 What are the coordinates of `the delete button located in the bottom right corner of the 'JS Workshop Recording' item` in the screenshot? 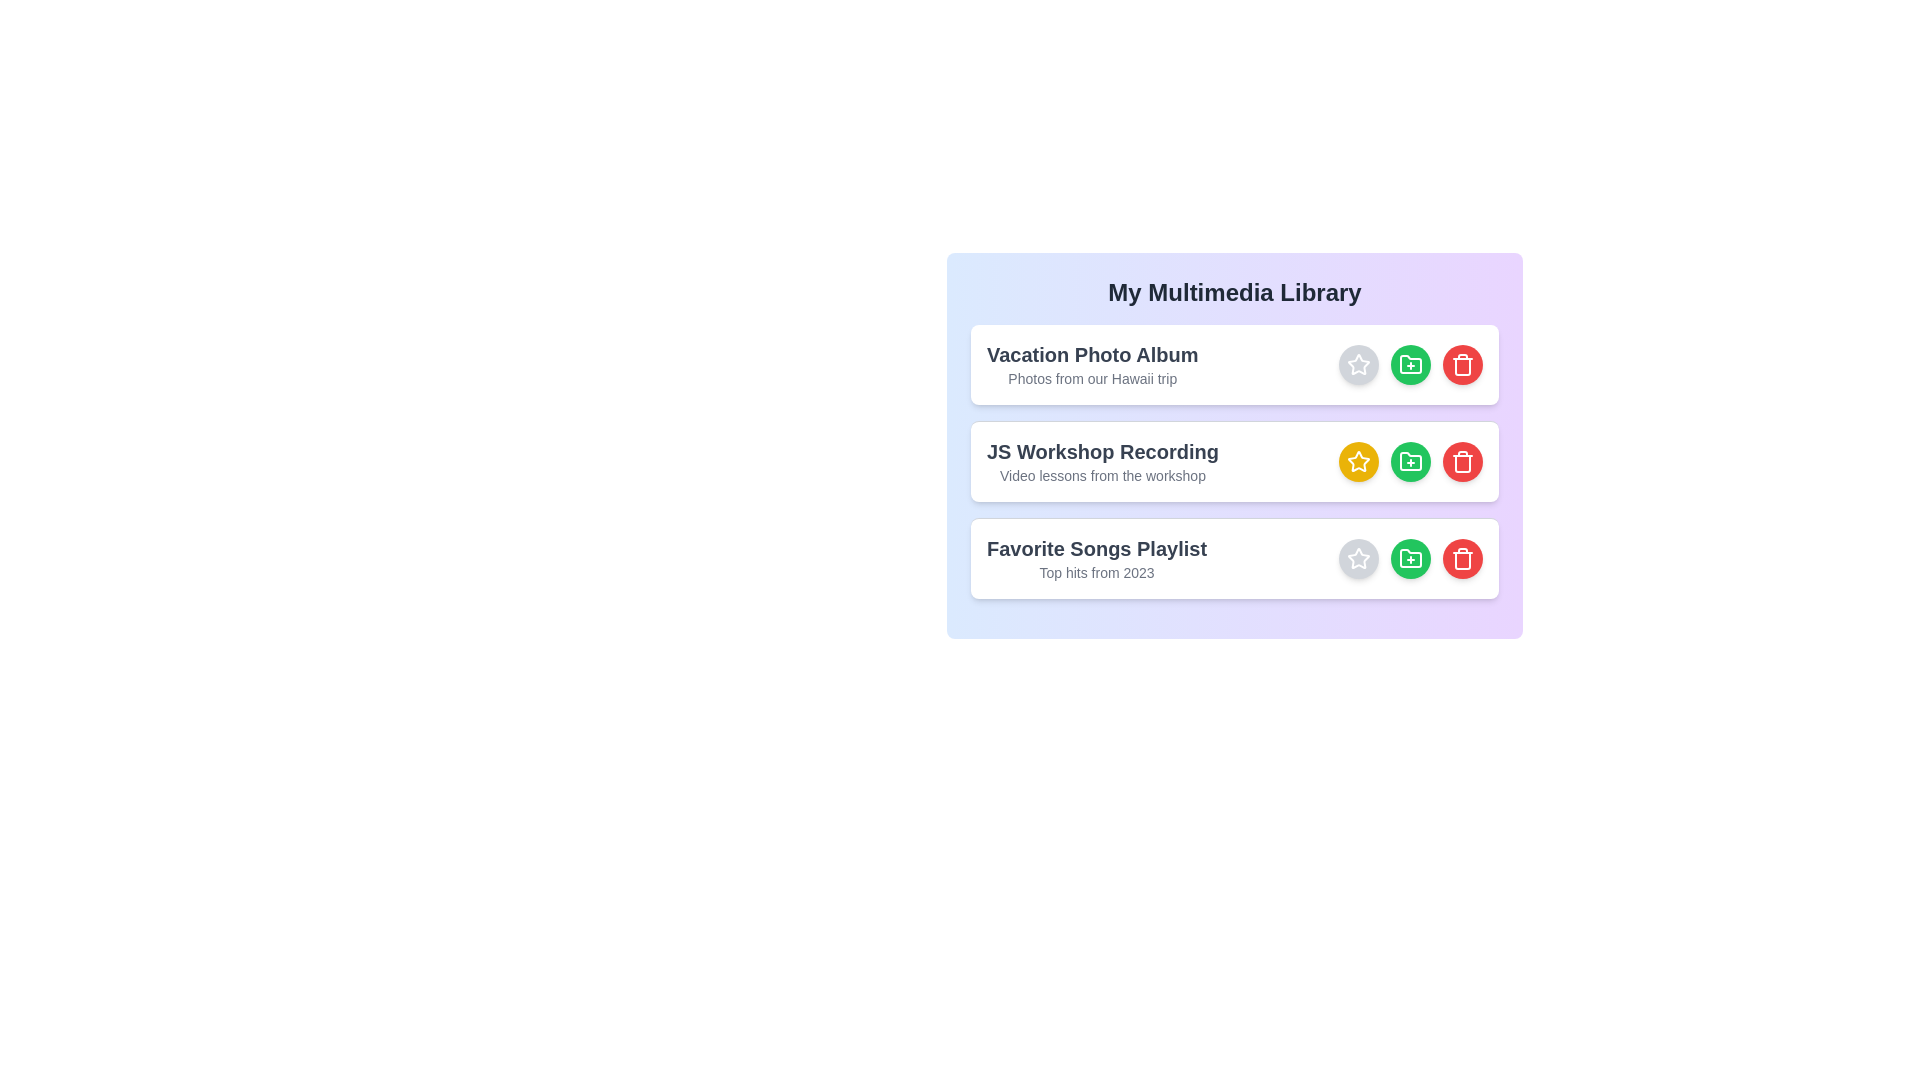 It's located at (1463, 462).